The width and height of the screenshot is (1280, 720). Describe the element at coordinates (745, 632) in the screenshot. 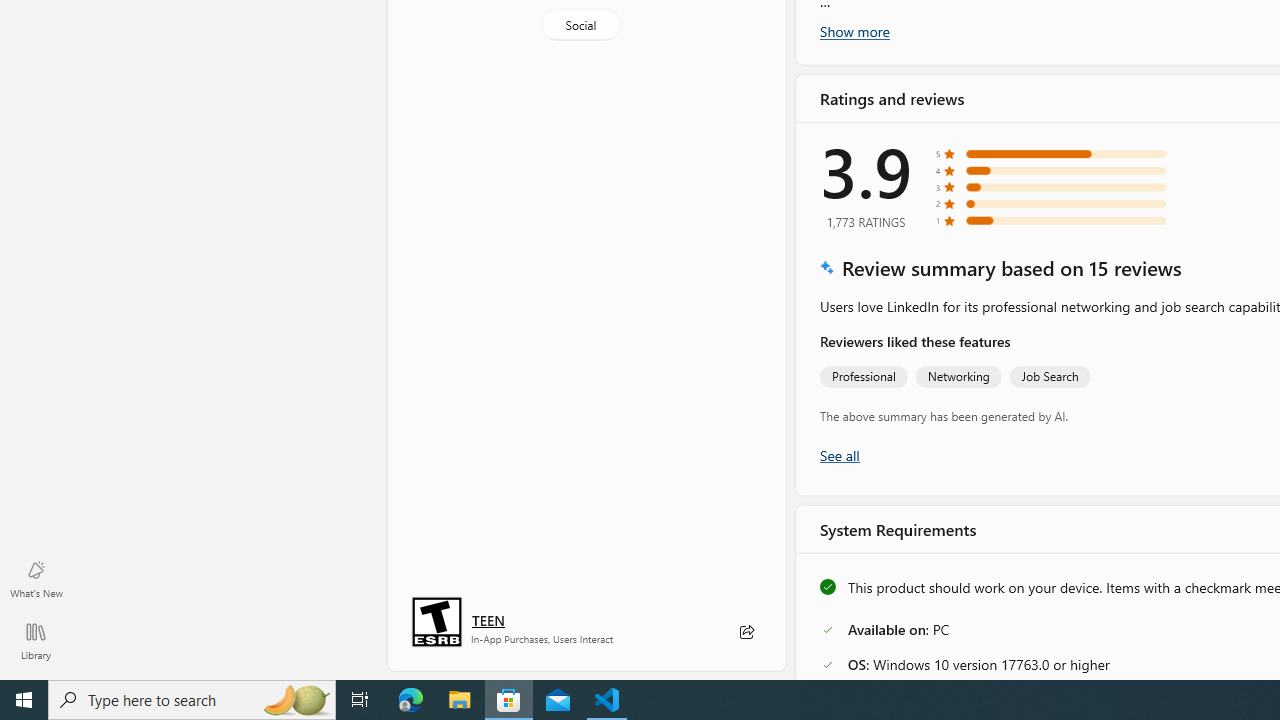

I see `'Share'` at that location.